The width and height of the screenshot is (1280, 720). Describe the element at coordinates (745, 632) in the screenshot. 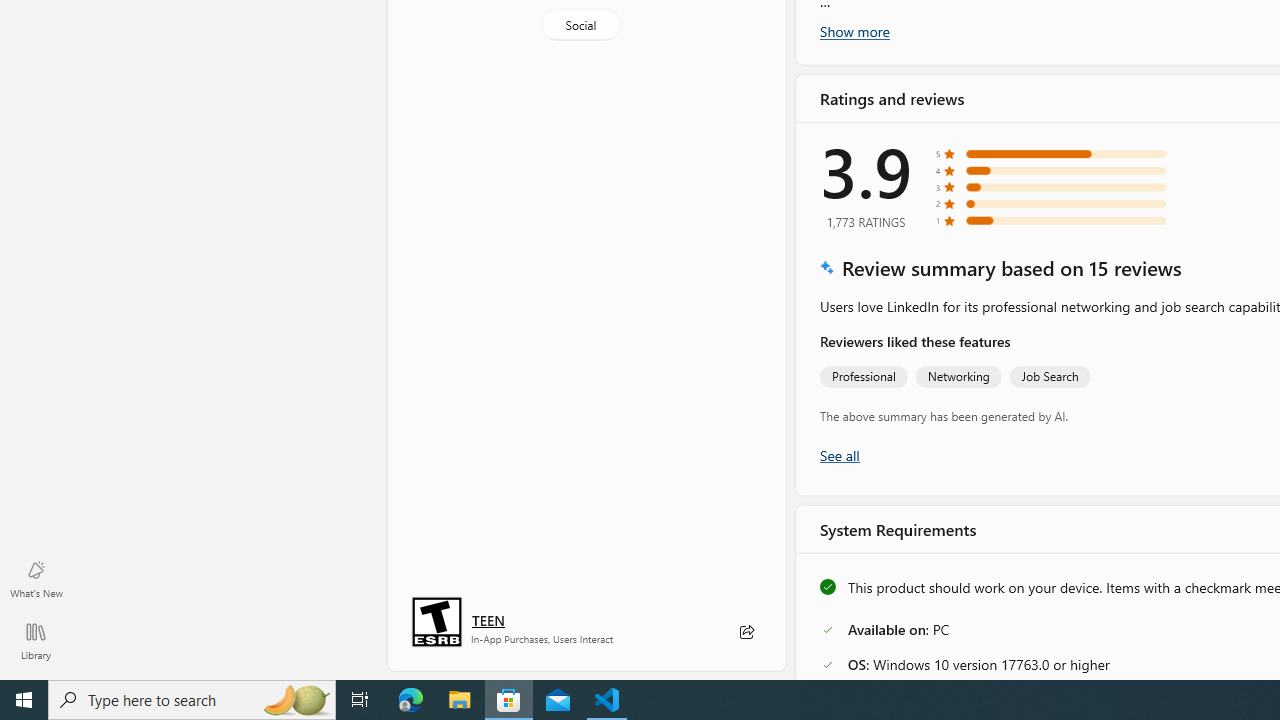

I see `'Share'` at that location.